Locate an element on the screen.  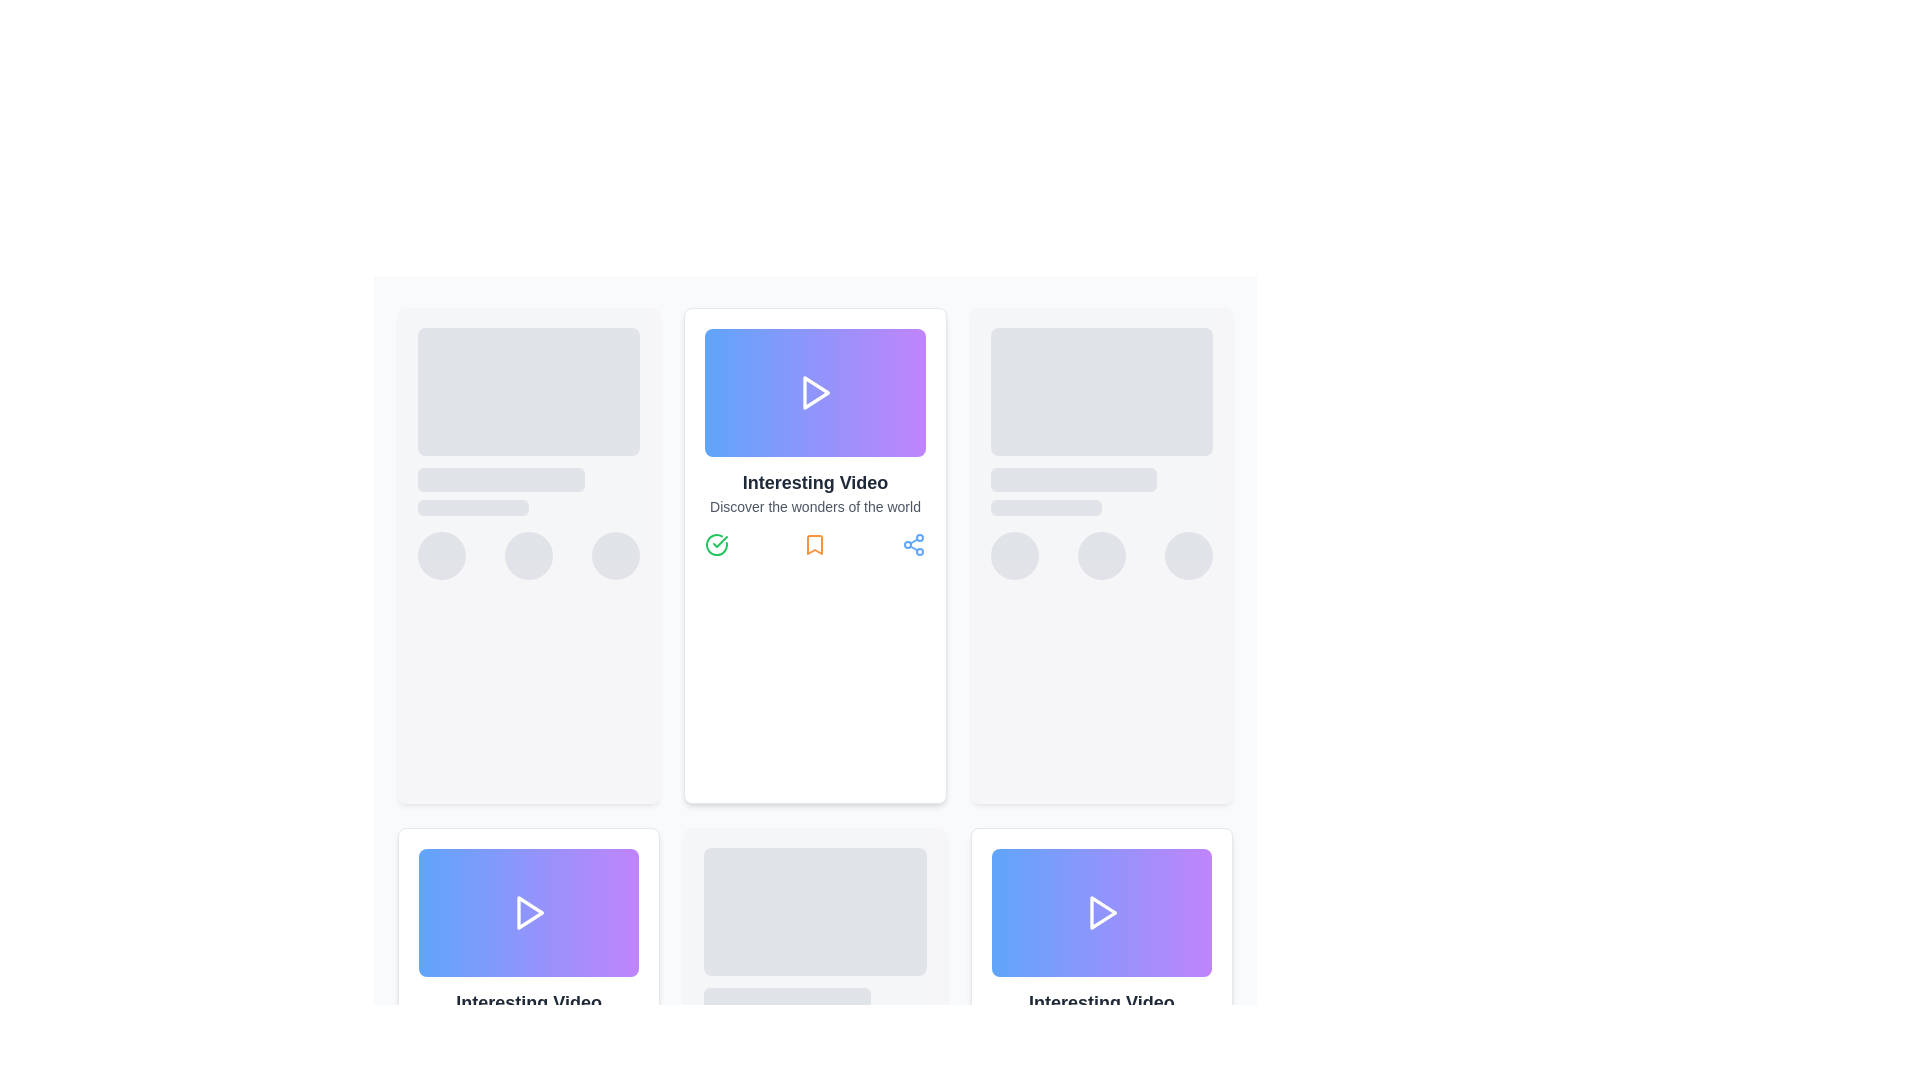
the triangular play icon, which is outlined and tilted to the right, located within a gradient background panel labeled 'Interesting Video' is located at coordinates (1100, 913).